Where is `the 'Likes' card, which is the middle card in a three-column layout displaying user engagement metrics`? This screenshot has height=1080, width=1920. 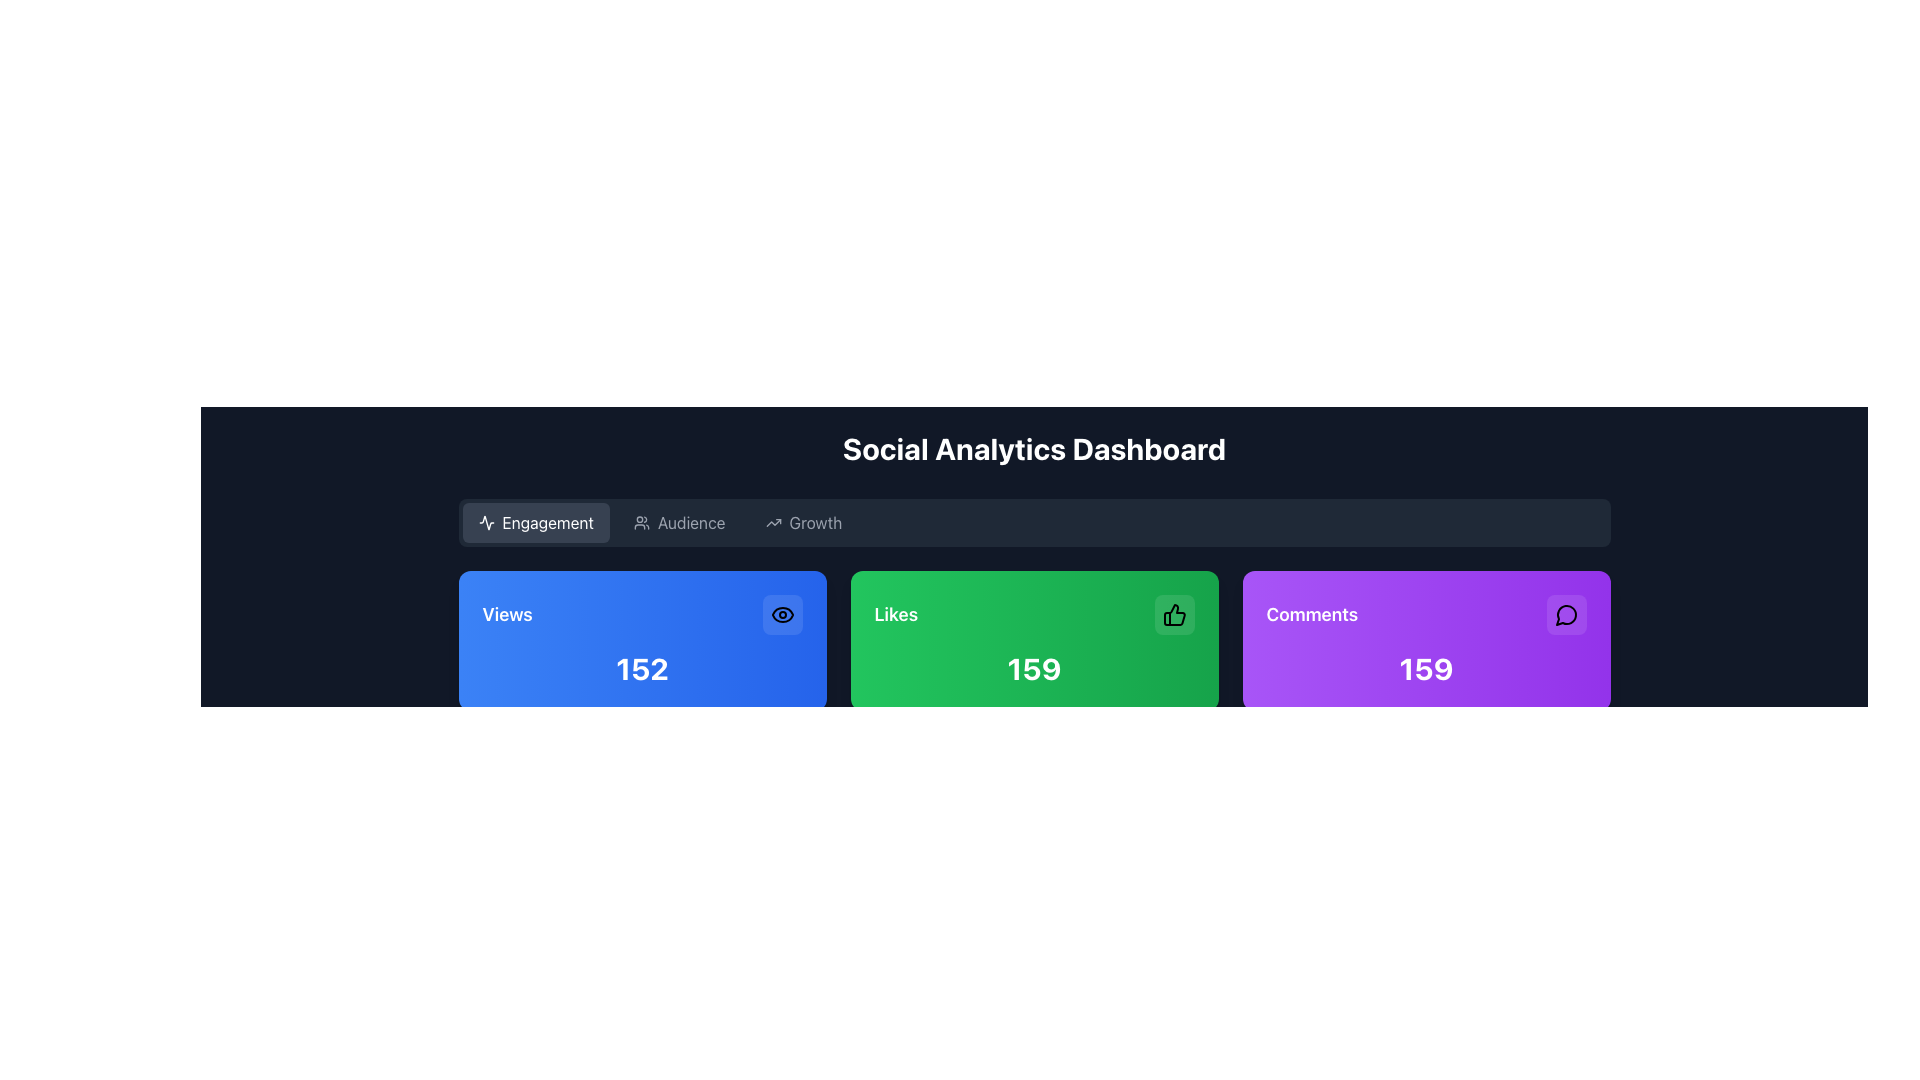
the 'Likes' card, which is the middle card in a three-column layout displaying user engagement metrics is located at coordinates (1034, 640).